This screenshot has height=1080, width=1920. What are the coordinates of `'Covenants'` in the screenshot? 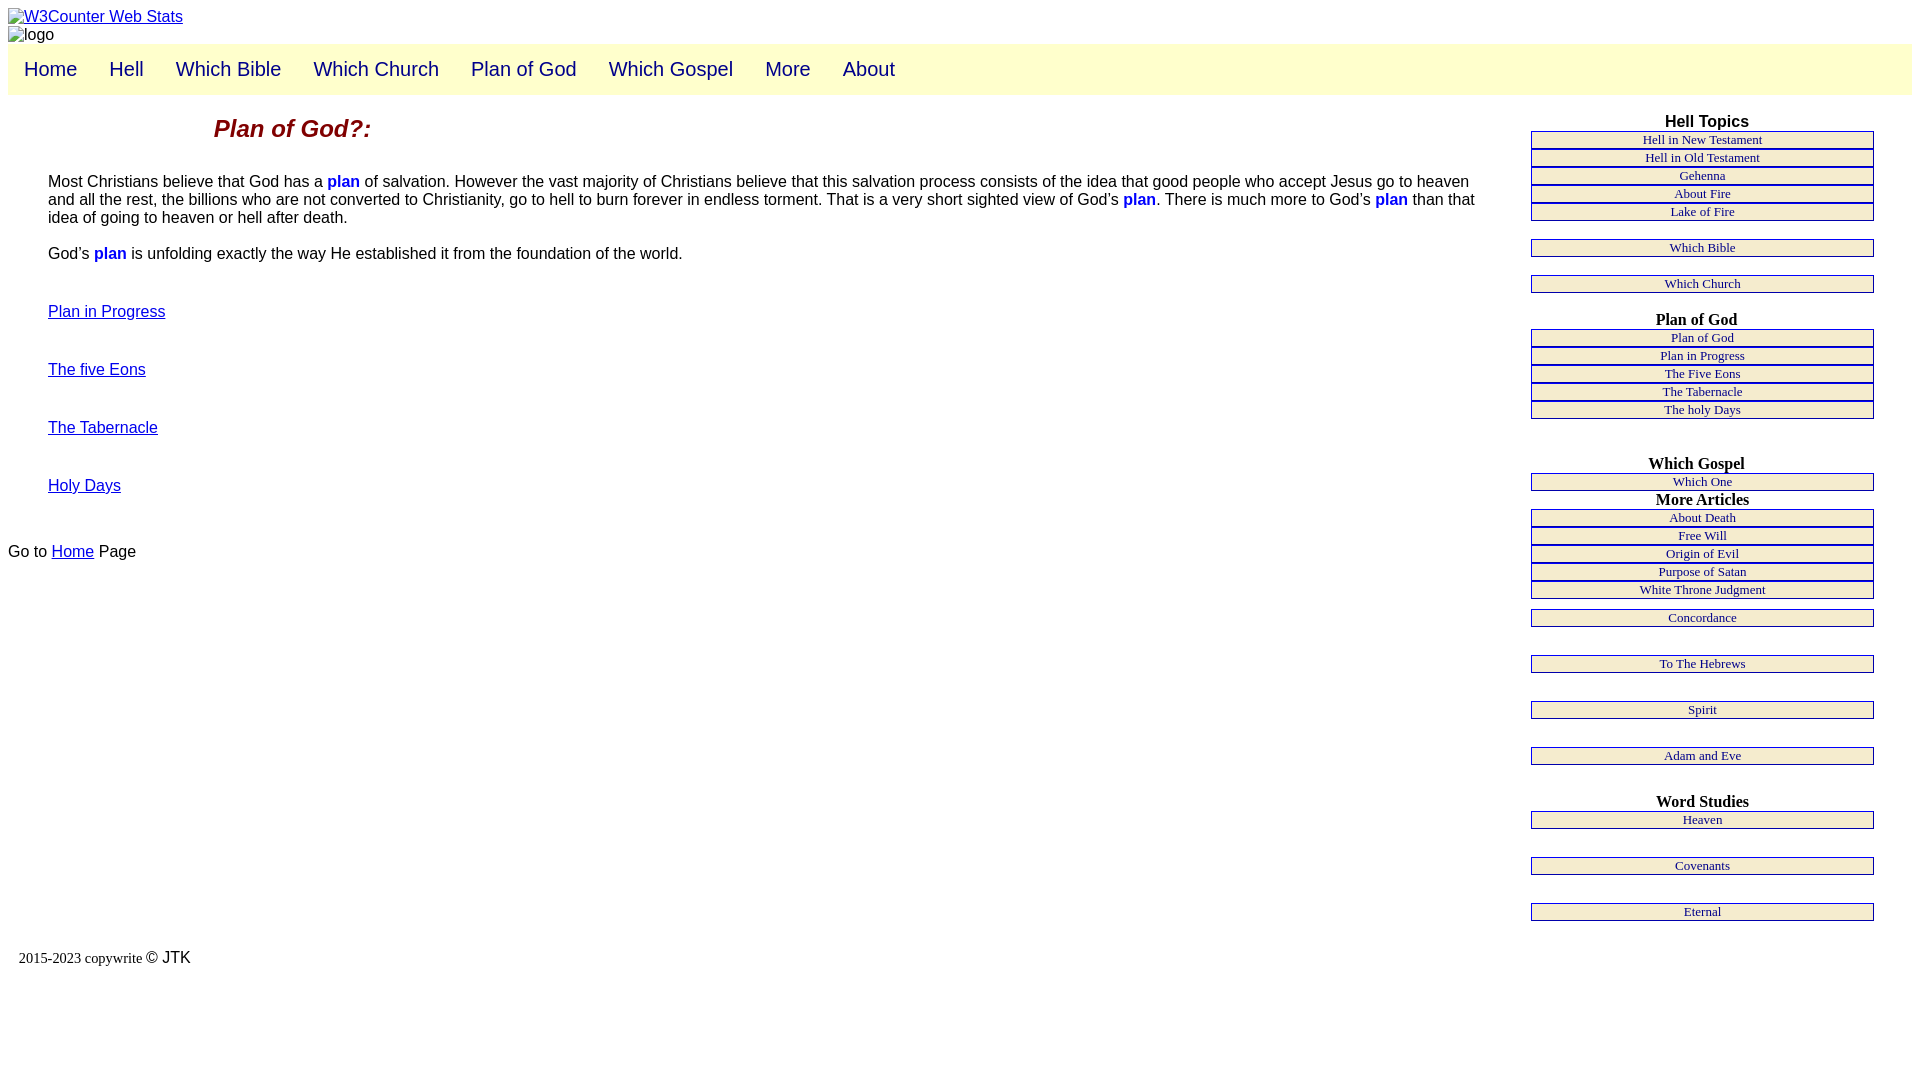 It's located at (1701, 865).